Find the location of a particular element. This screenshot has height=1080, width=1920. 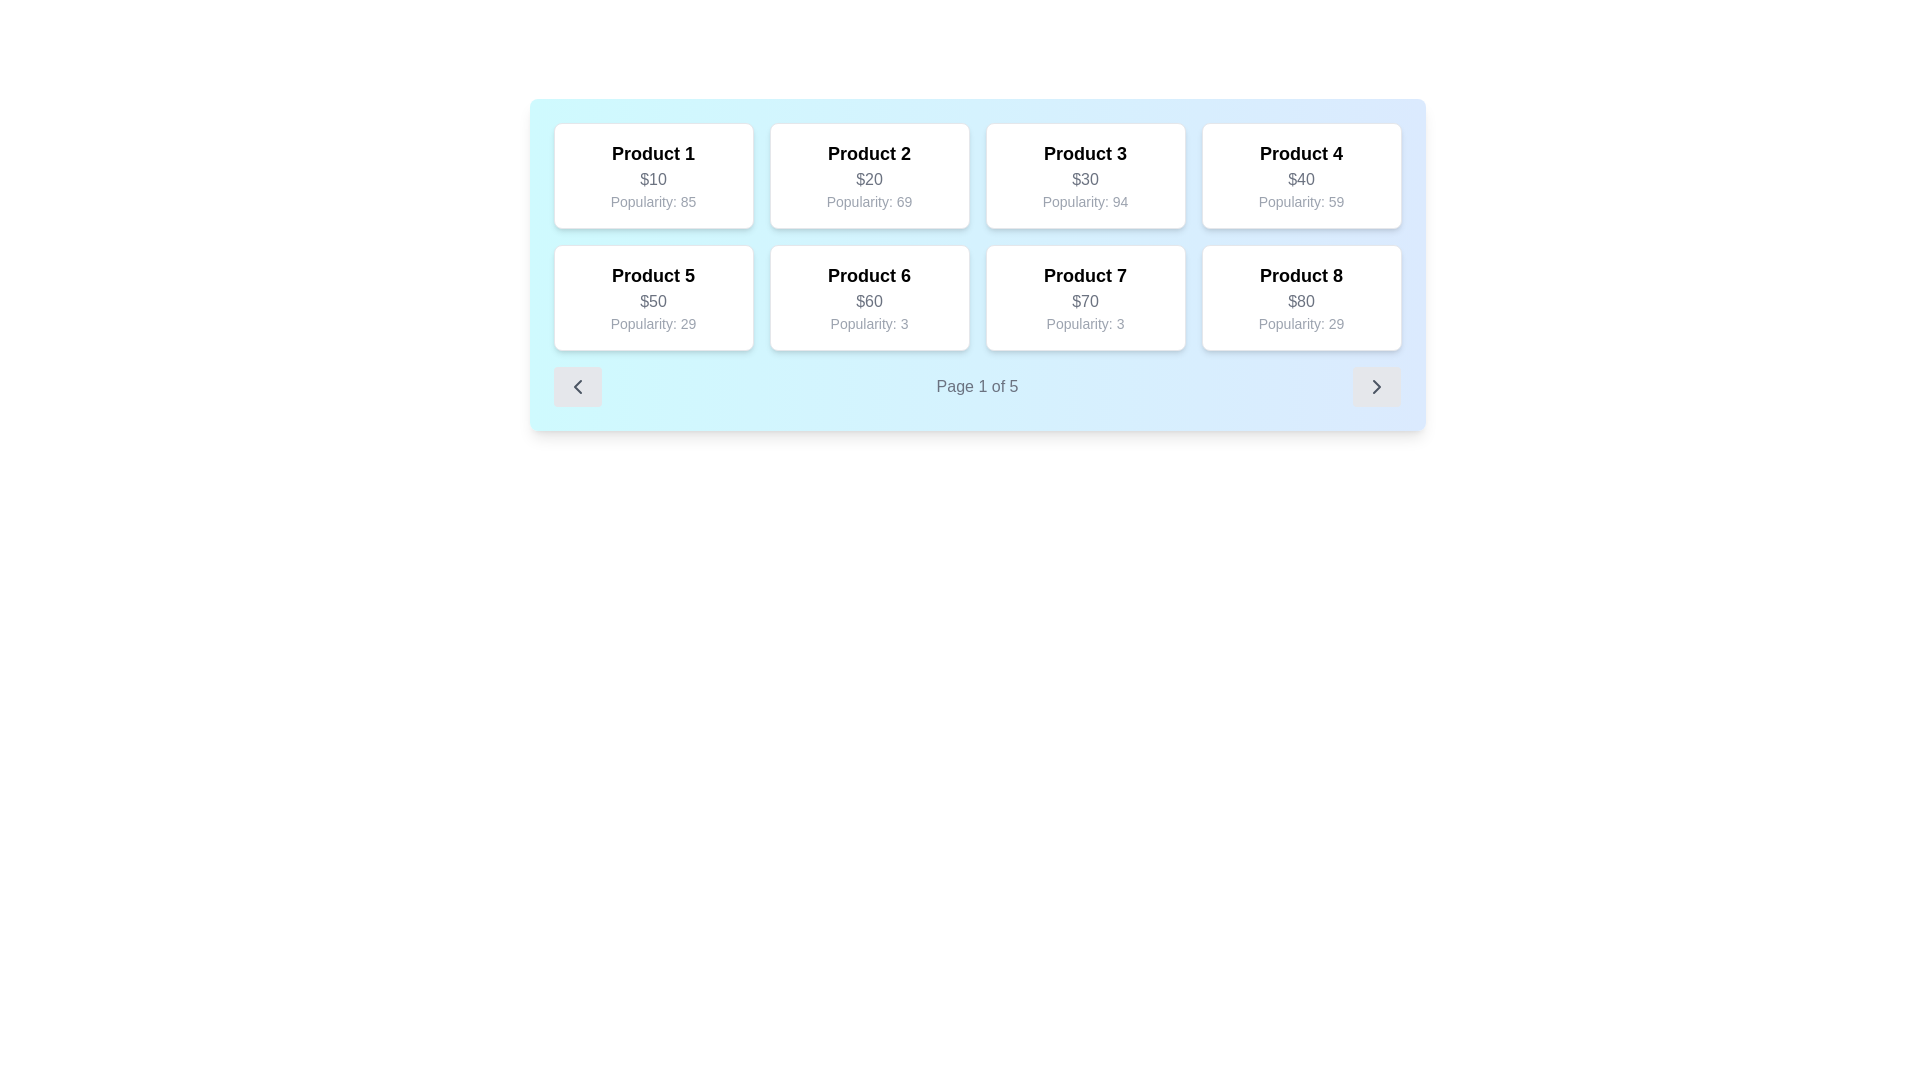

the static text label displaying the price of 'Product 2', which is located below the title and above the popularity label in the second column of the product card is located at coordinates (869, 180).